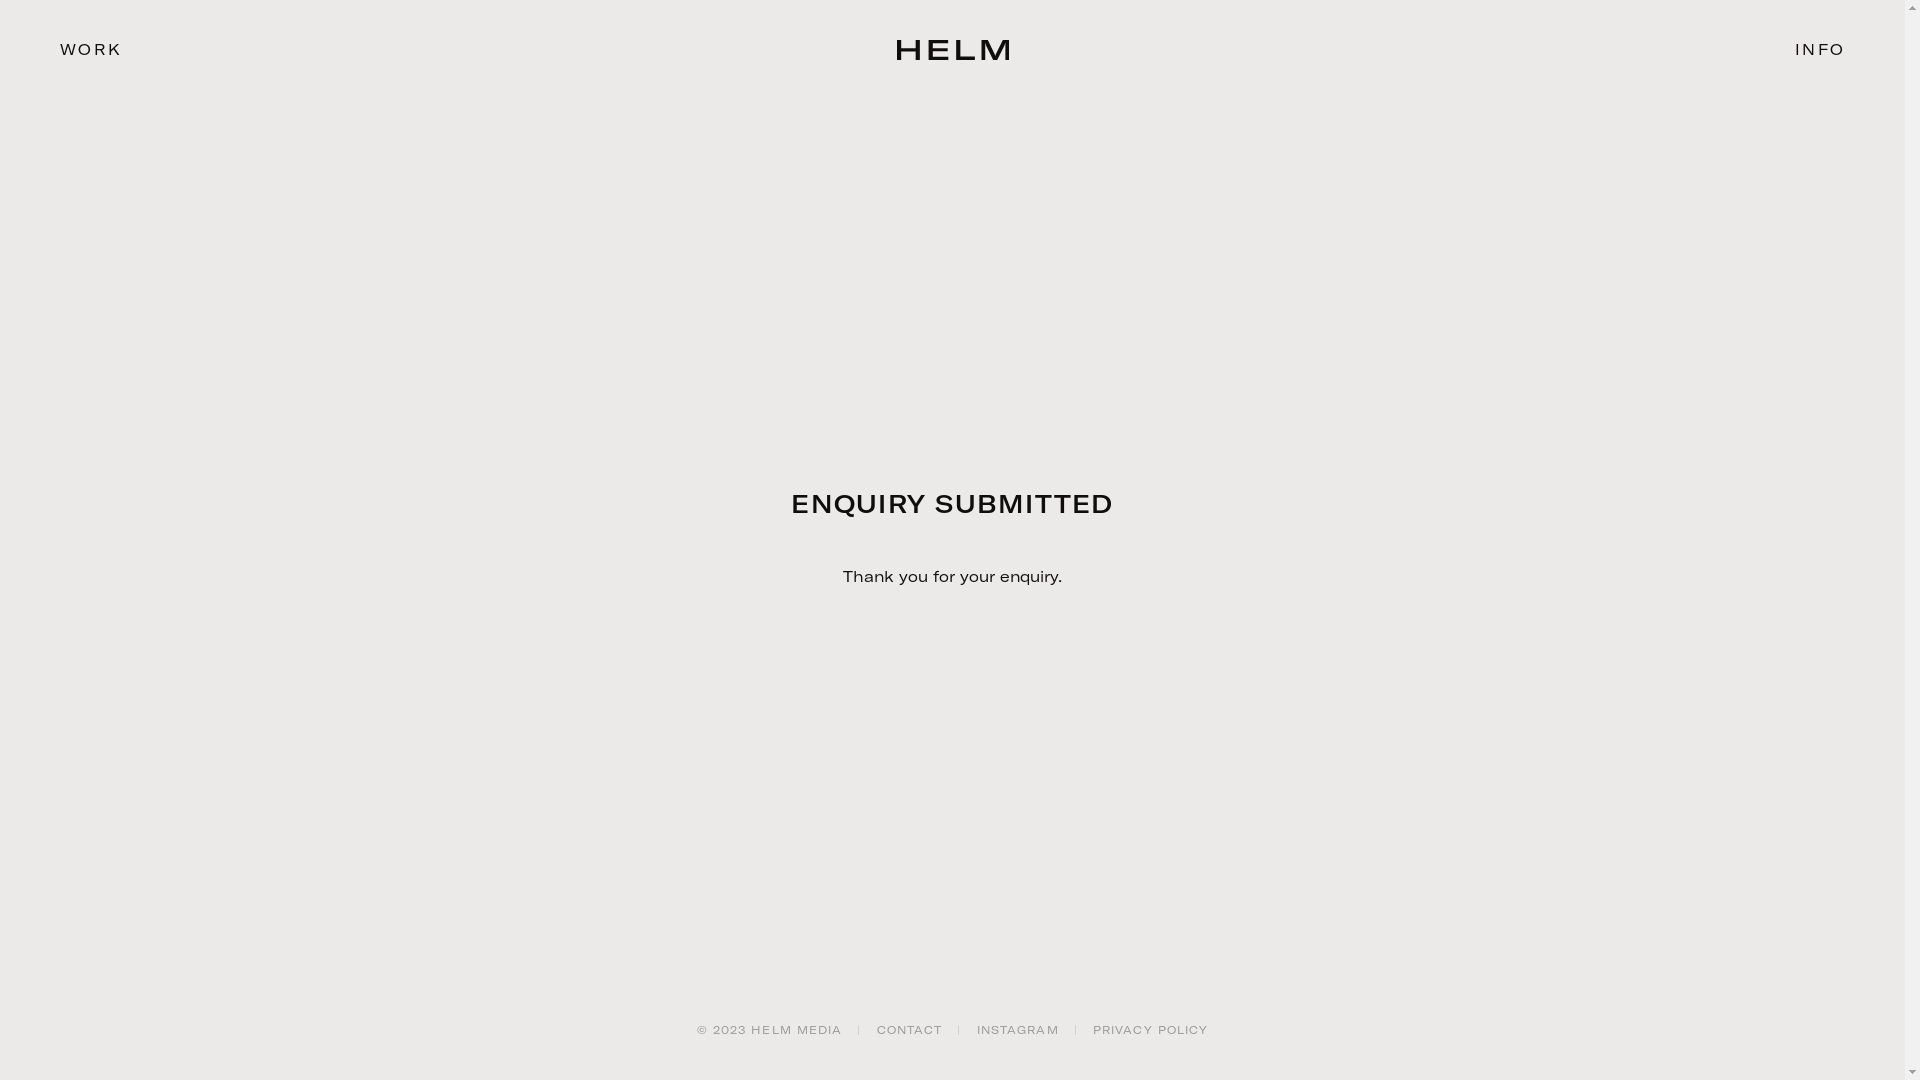 The image size is (1920, 1080). Describe the element at coordinates (977, 1029) in the screenshot. I see `'INSTAGRAM'` at that location.